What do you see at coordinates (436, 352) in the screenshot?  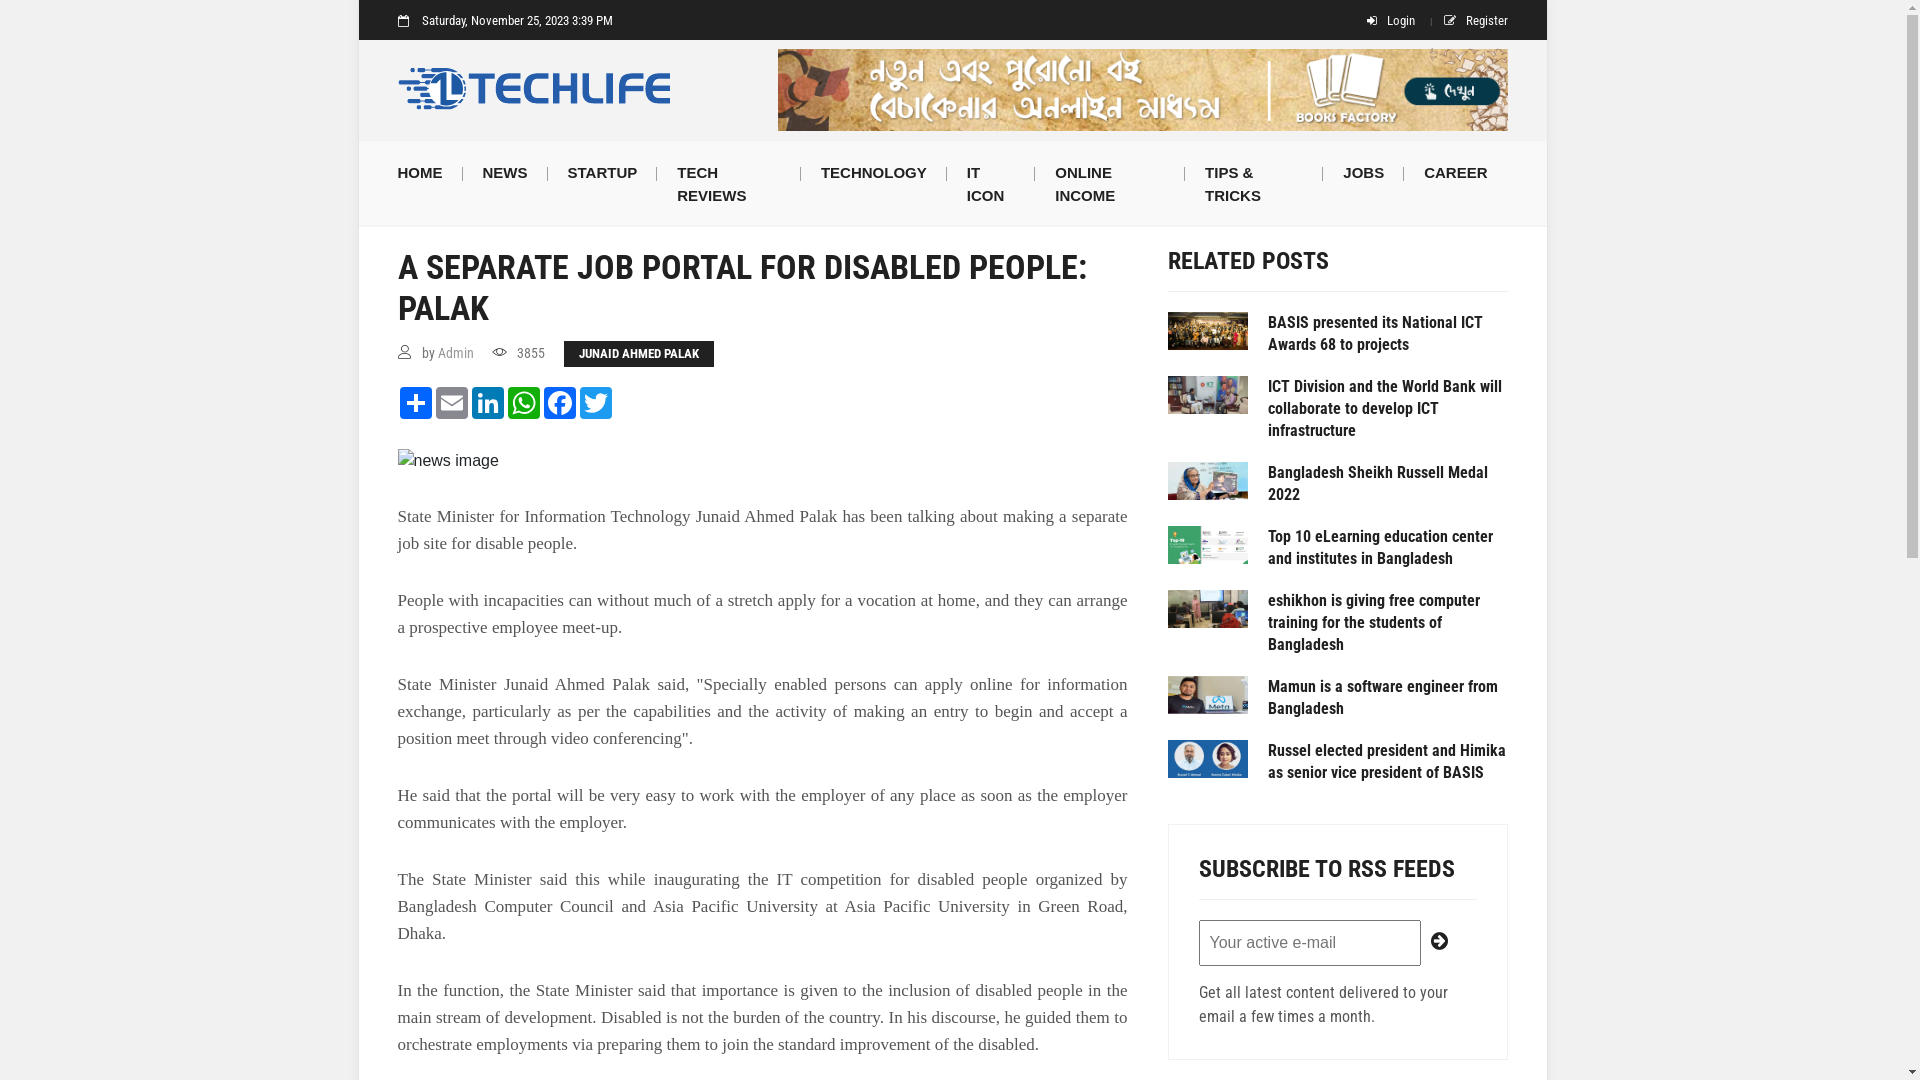 I see `'Admin'` at bounding box center [436, 352].